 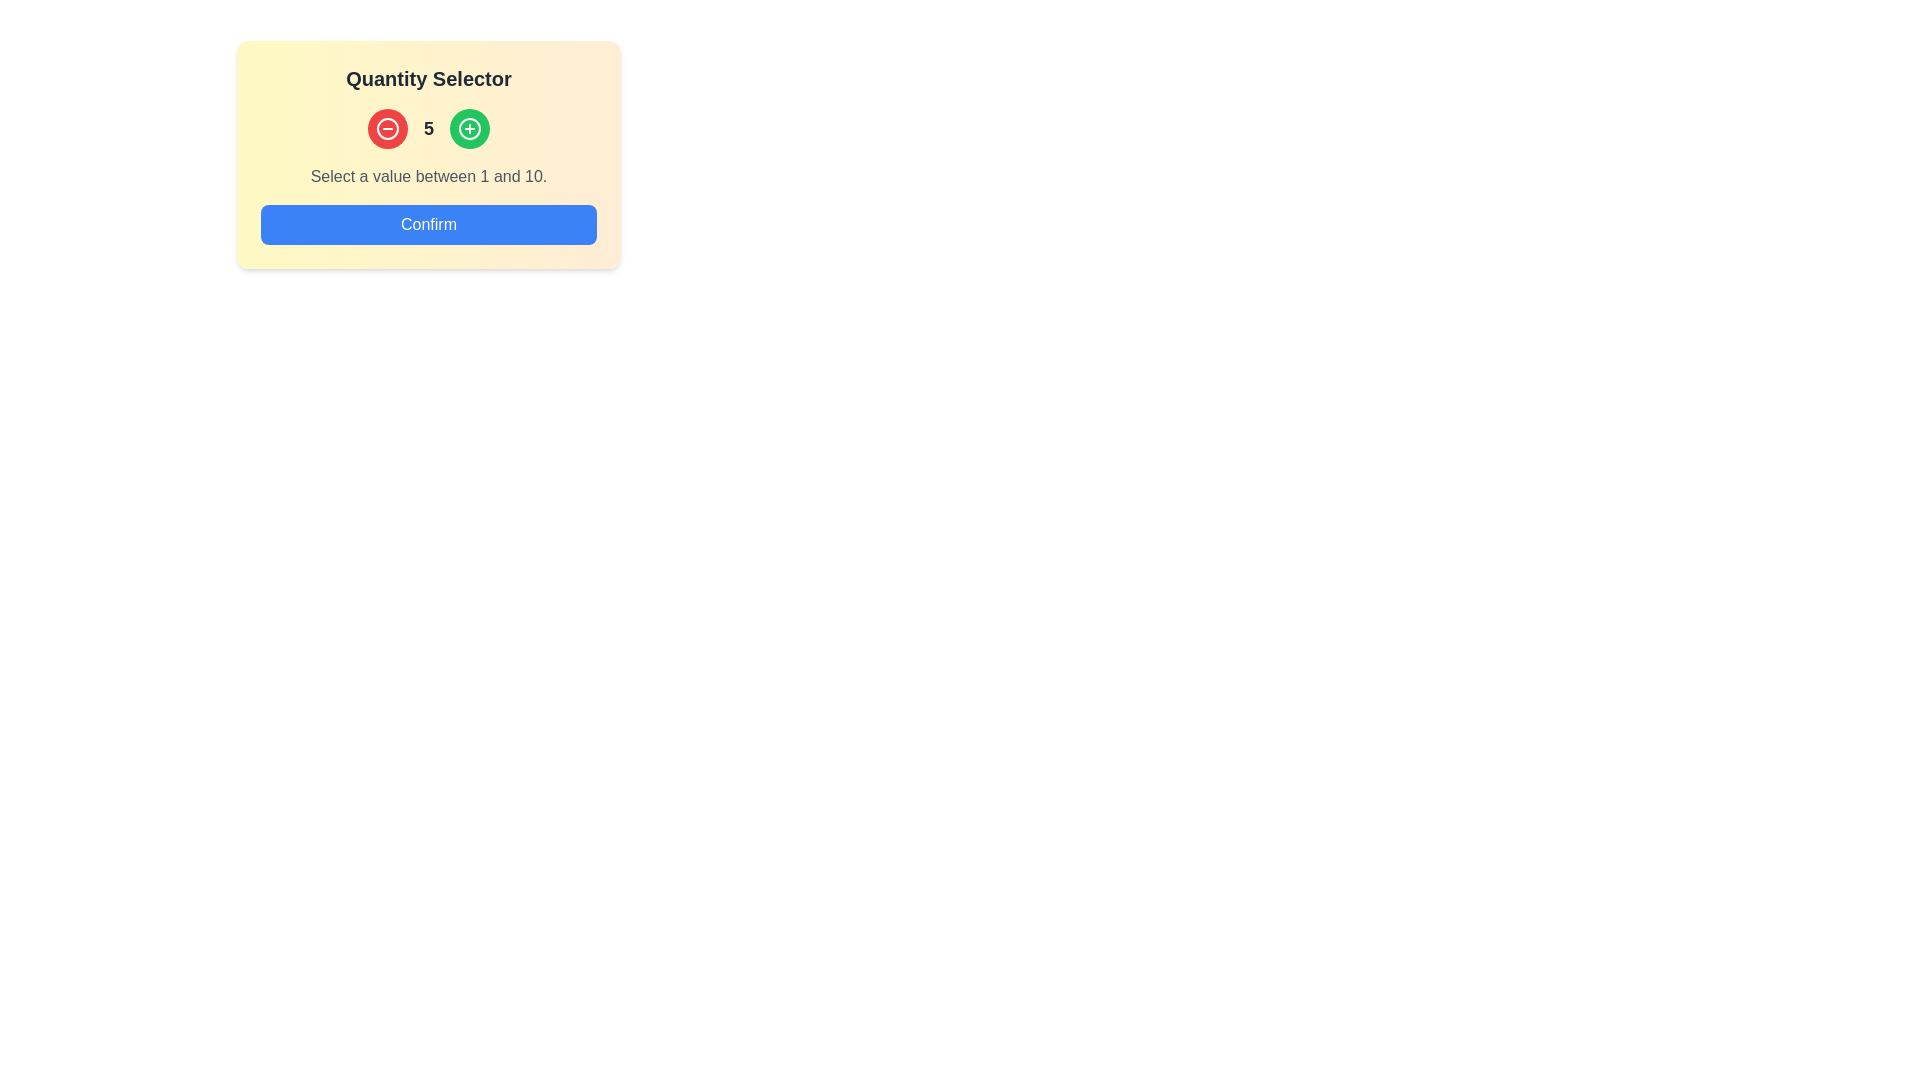 What do you see at coordinates (427, 128) in the screenshot?
I see `the text label displaying the number '5', which is styled in a bold font and dark gray color, located centrally between a red button on the left and a green button on the right` at bounding box center [427, 128].